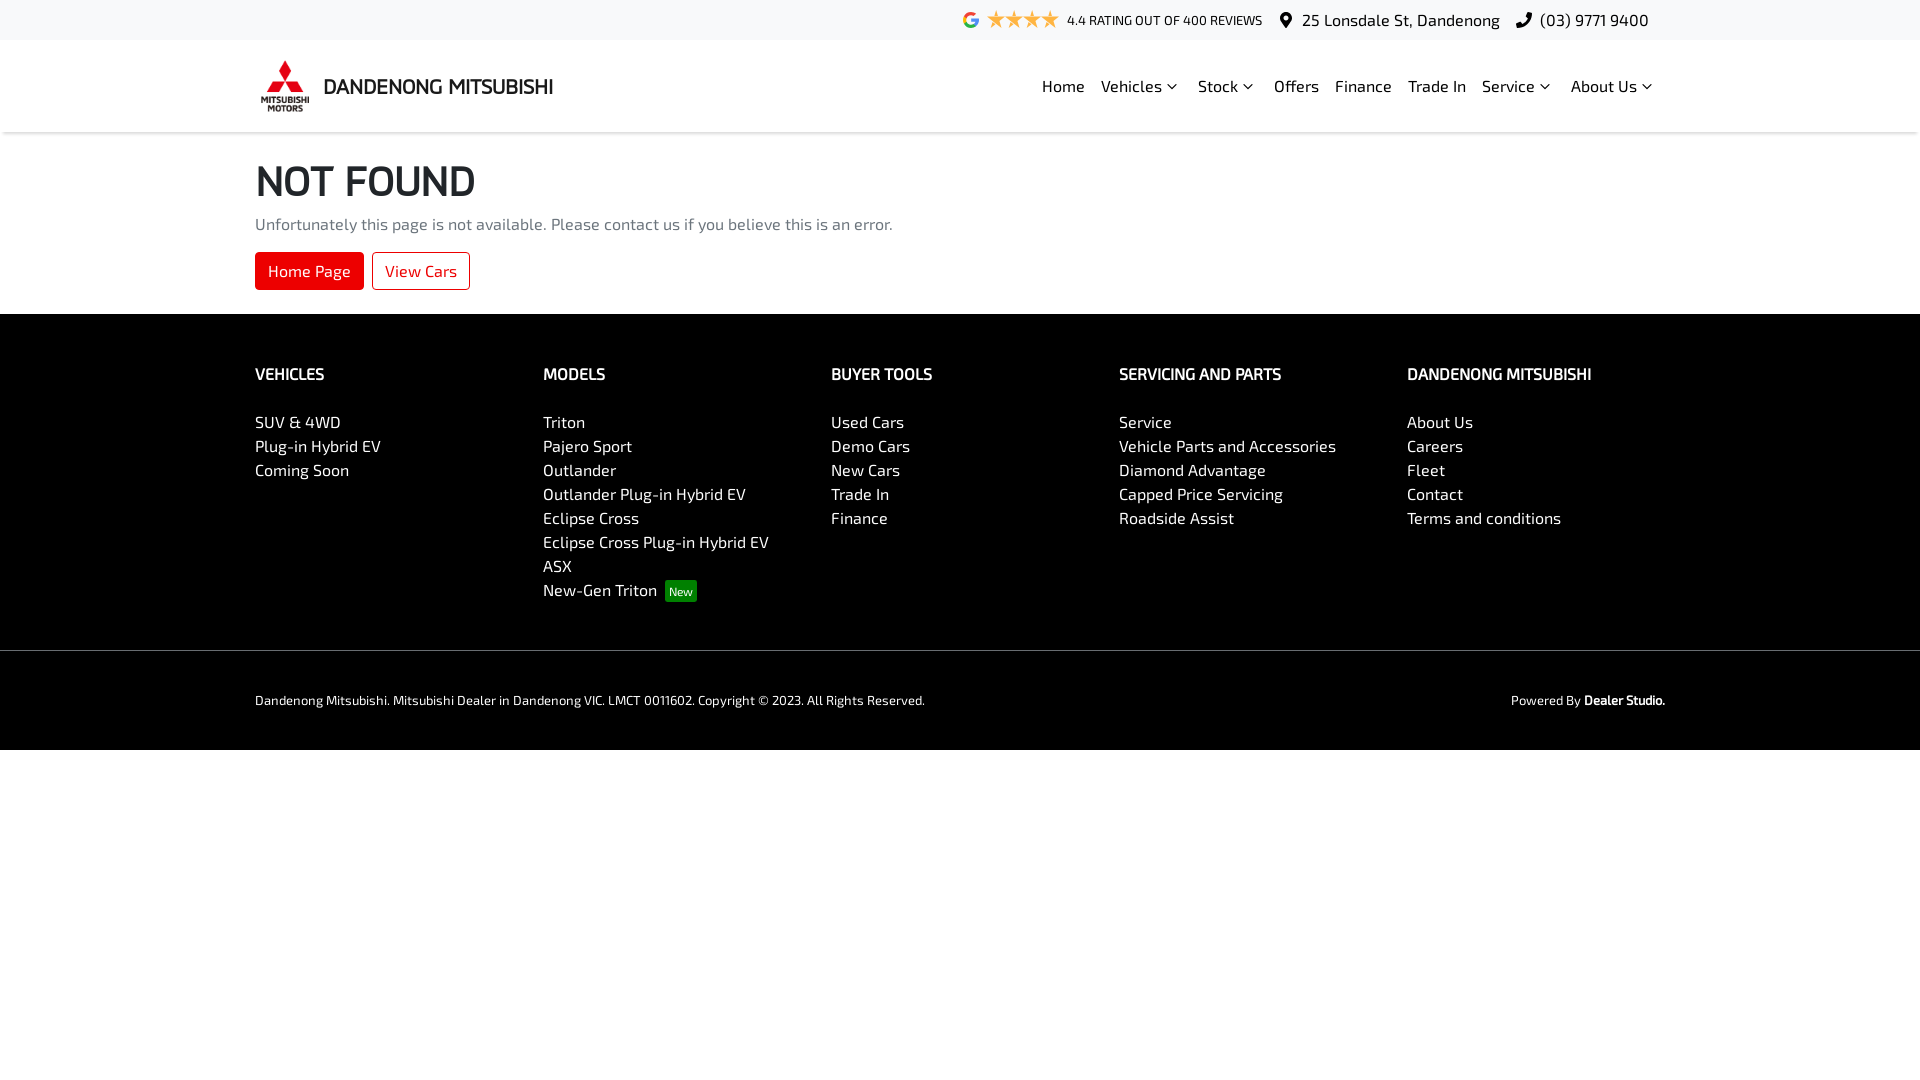  I want to click on 'Finance', so click(859, 516).